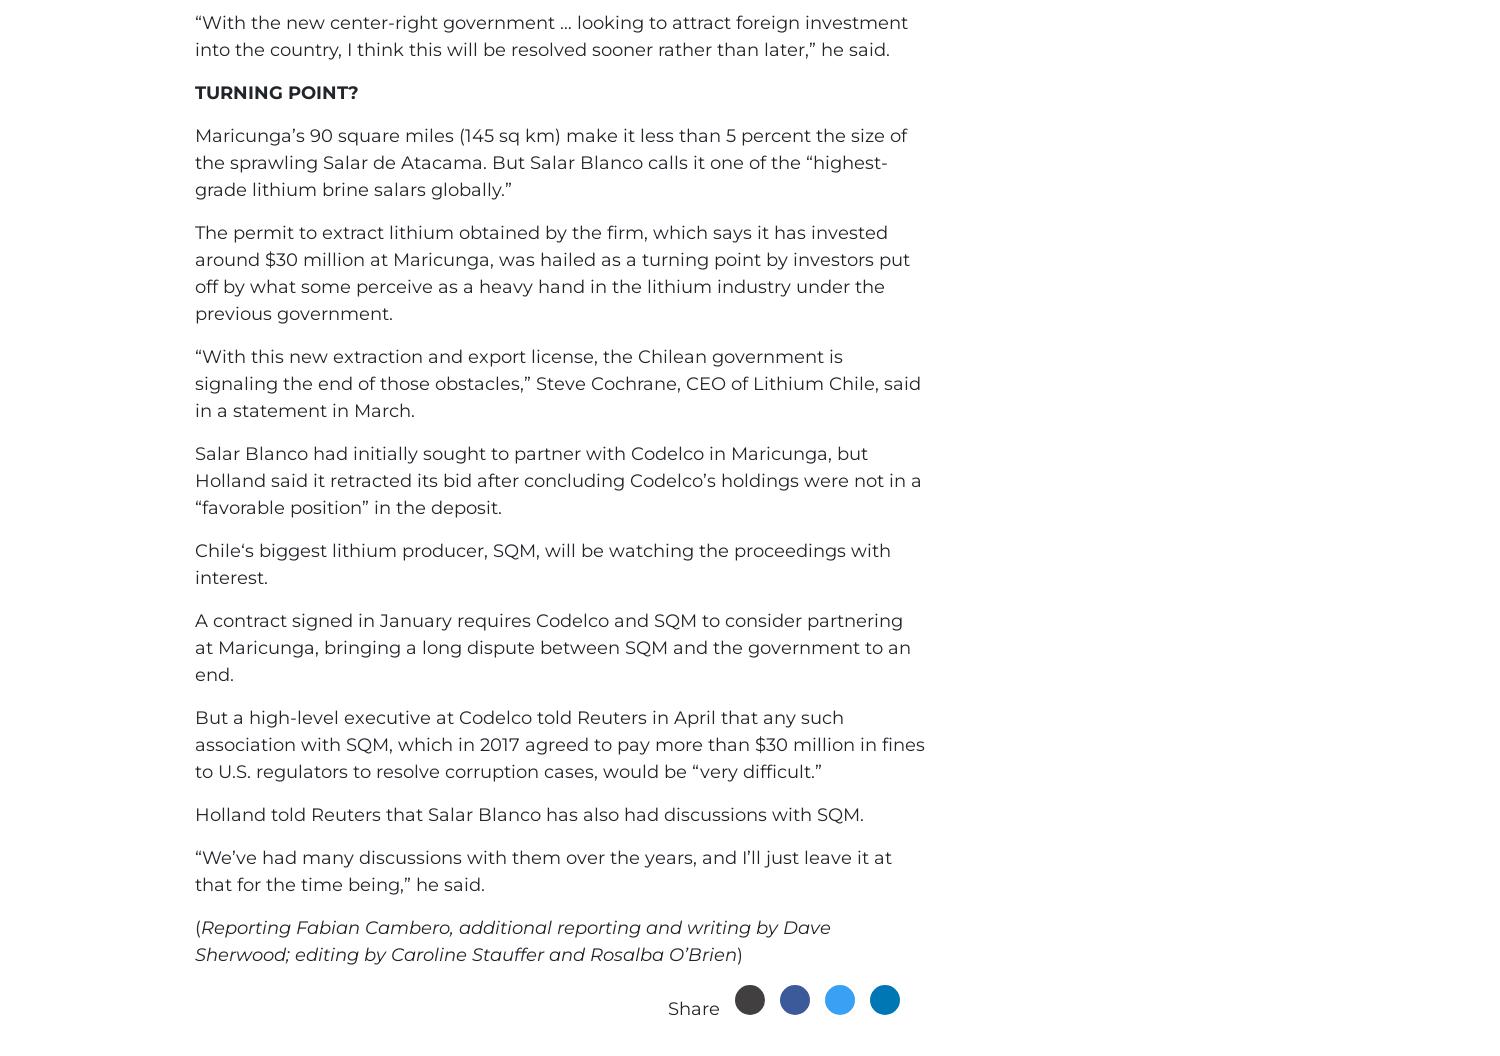 This screenshot has width=1500, height=1056. What do you see at coordinates (194, 273) in the screenshot?
I see `'The permit to extract lithium obtained by the firm, which says it has invested around $30 million at Maricunga, was hailed as a turning point by investors put off by what some perceive as a heavy hand in the lithium industry under the previous government.'` at bounding box center [194, 273].